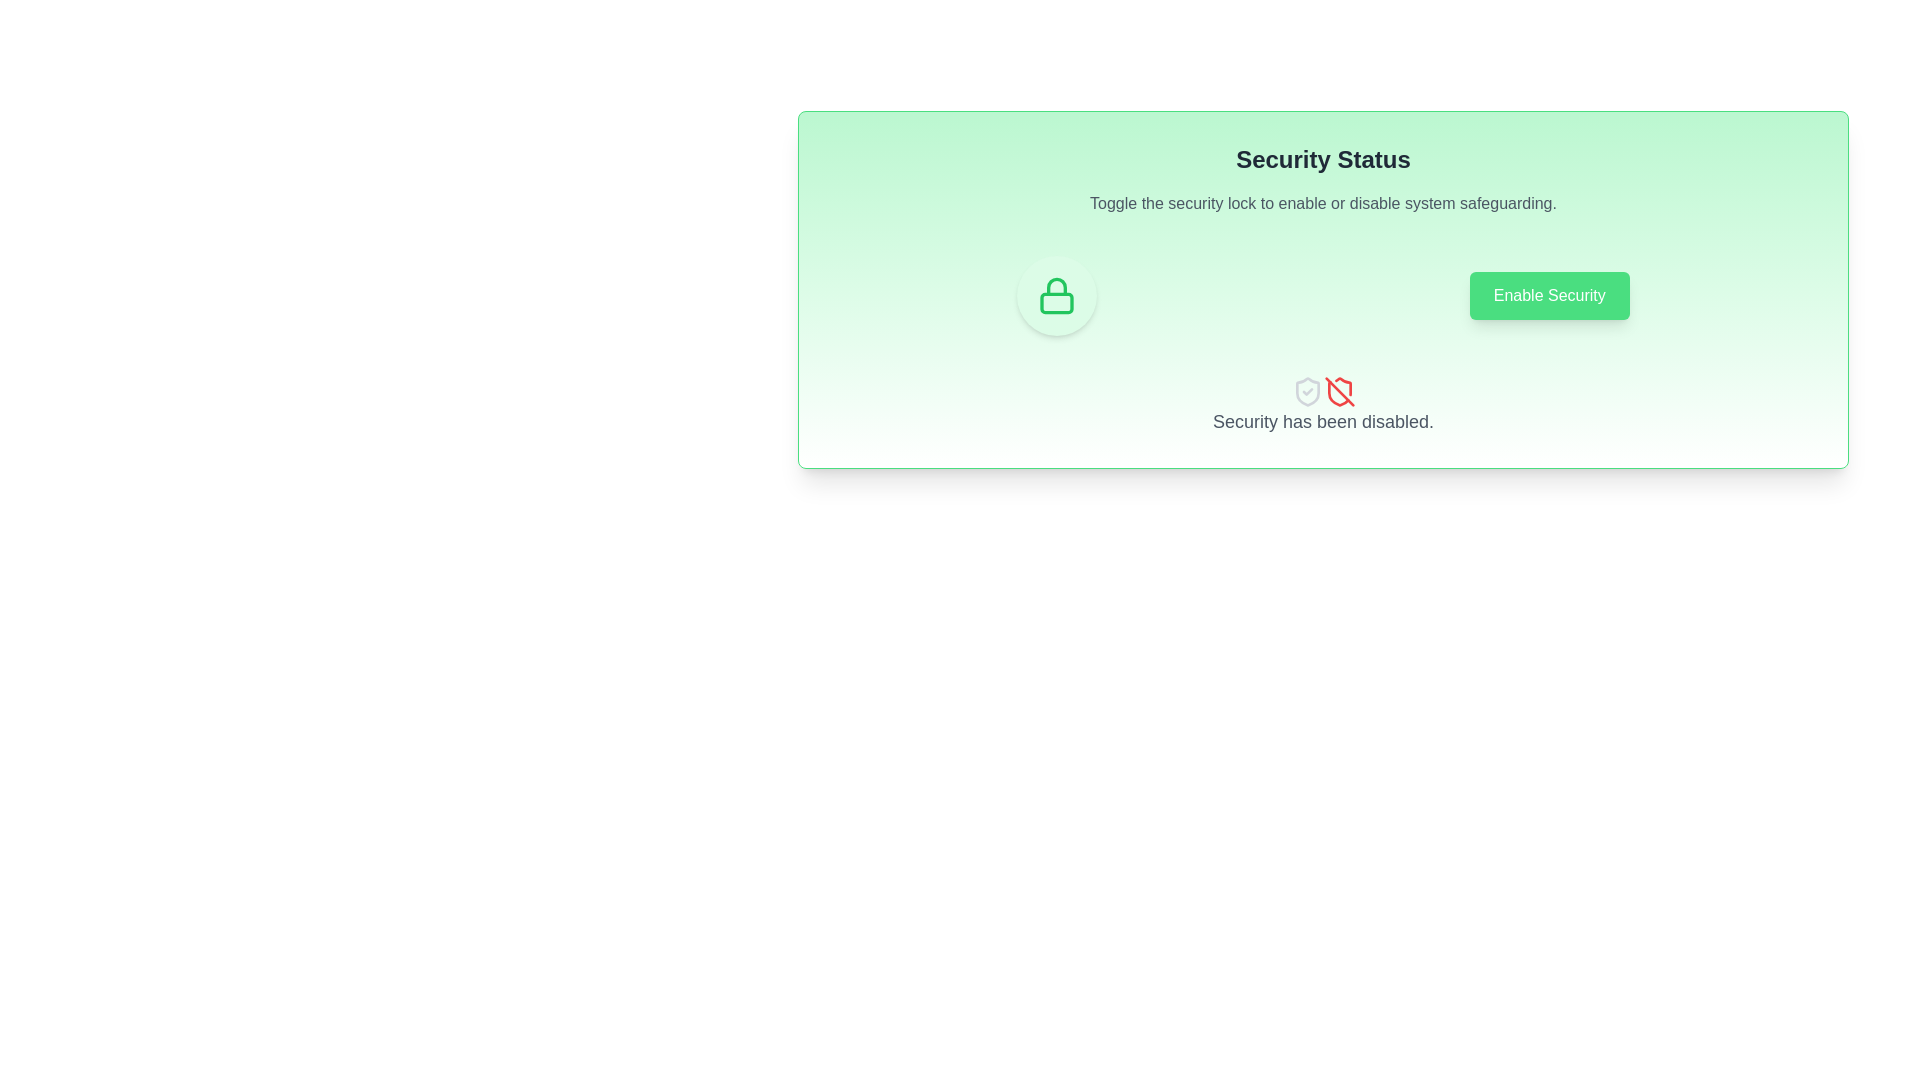 This screenshot has width=1920, height=1080. I want to click on informative text displaying 'Security has been disabled.' which is positioned below the 'Enable Security' button and features decorative shield icons indicating a disabled status, so click(1323, 405).